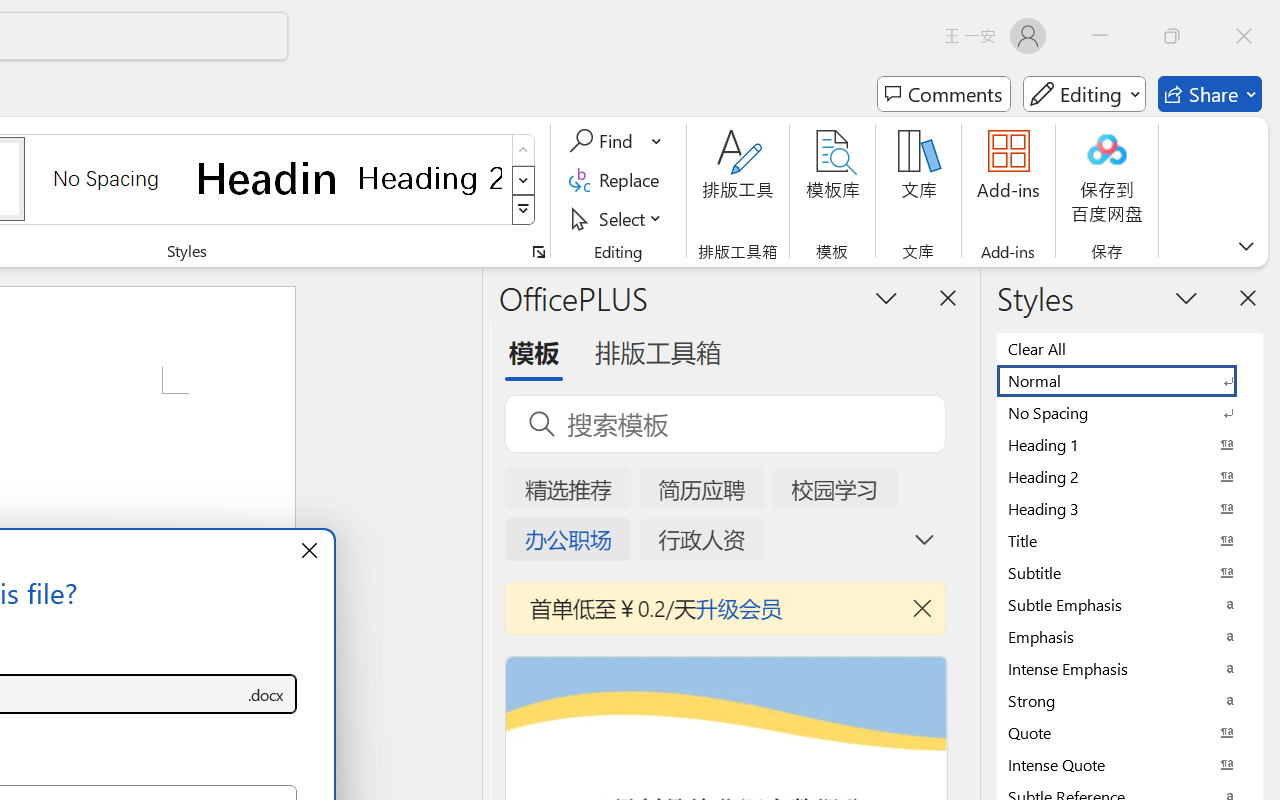  I want to click on 'Subtitle', so click(1130, 571).